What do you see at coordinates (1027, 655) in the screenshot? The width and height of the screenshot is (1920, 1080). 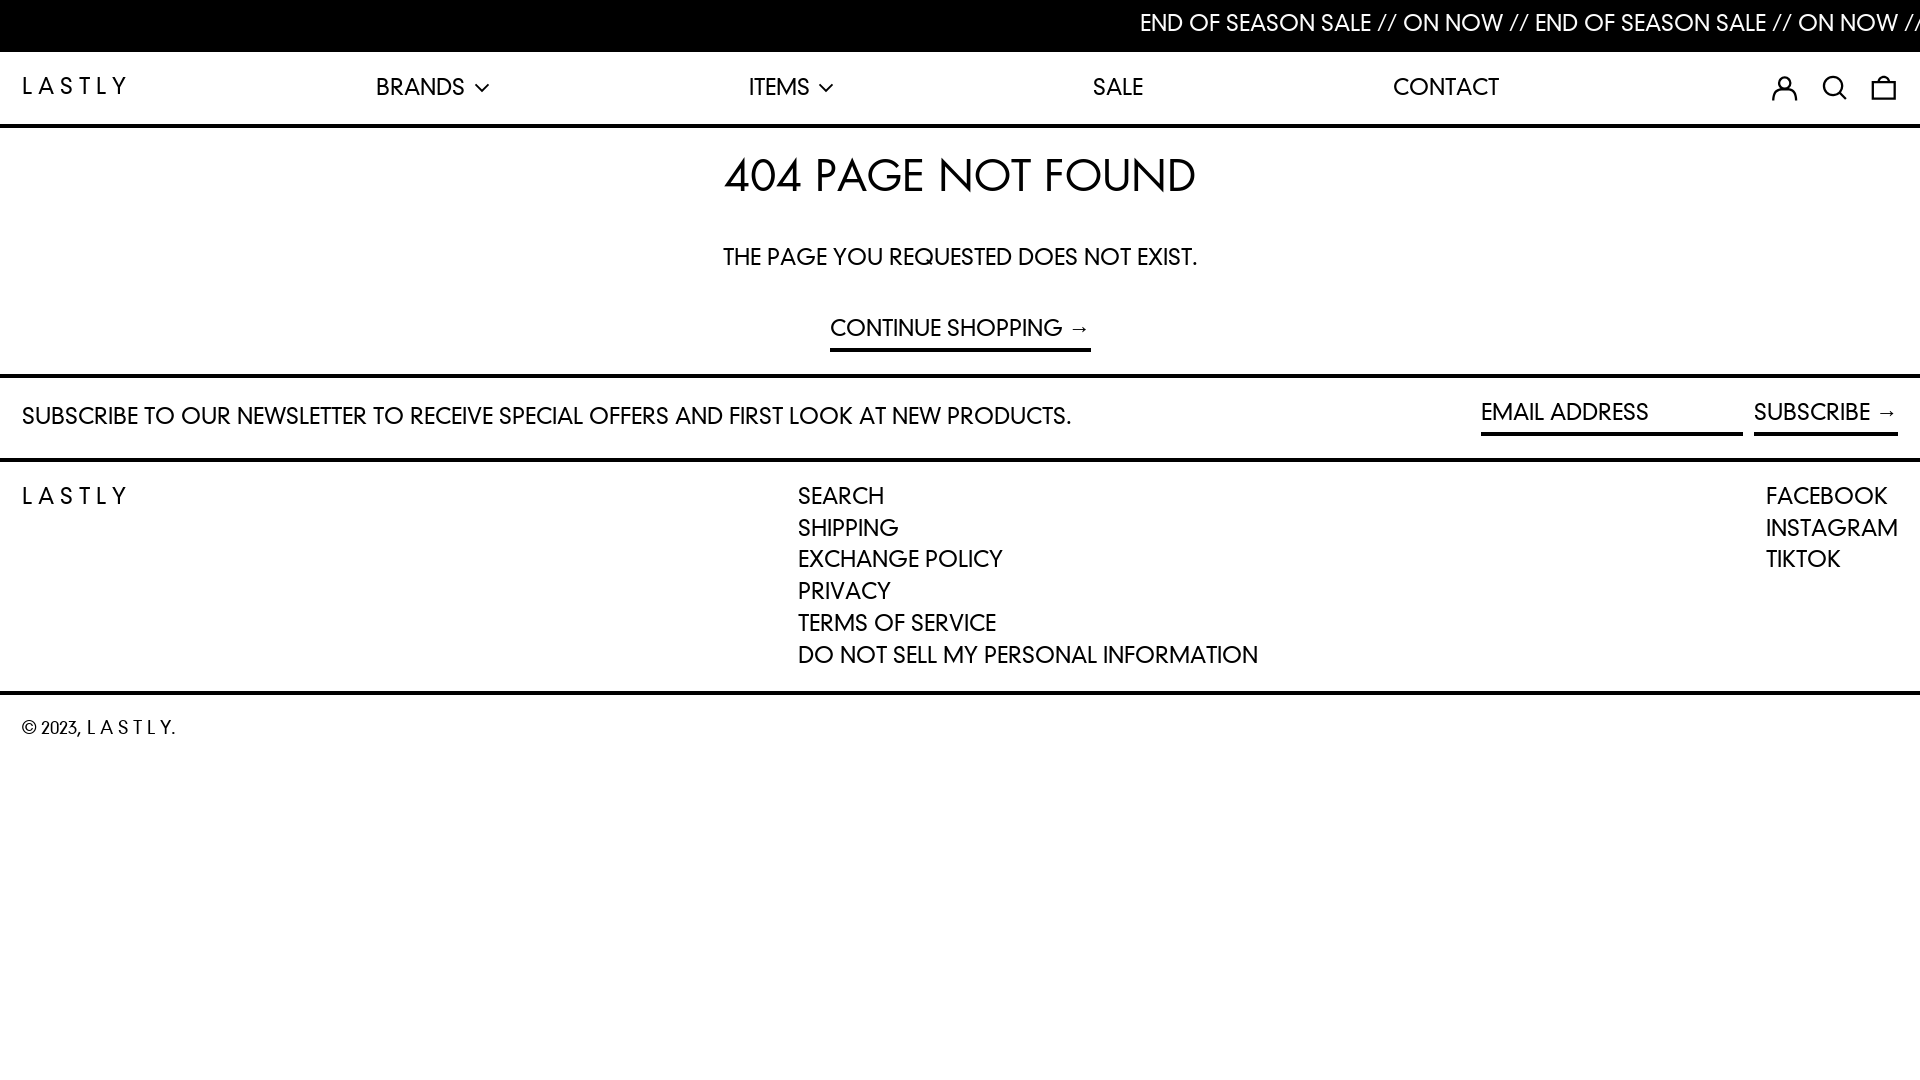 I see `'DO NOT SELL MY PERSONAL INFORMATION'` at bounding box center [1027, 655].